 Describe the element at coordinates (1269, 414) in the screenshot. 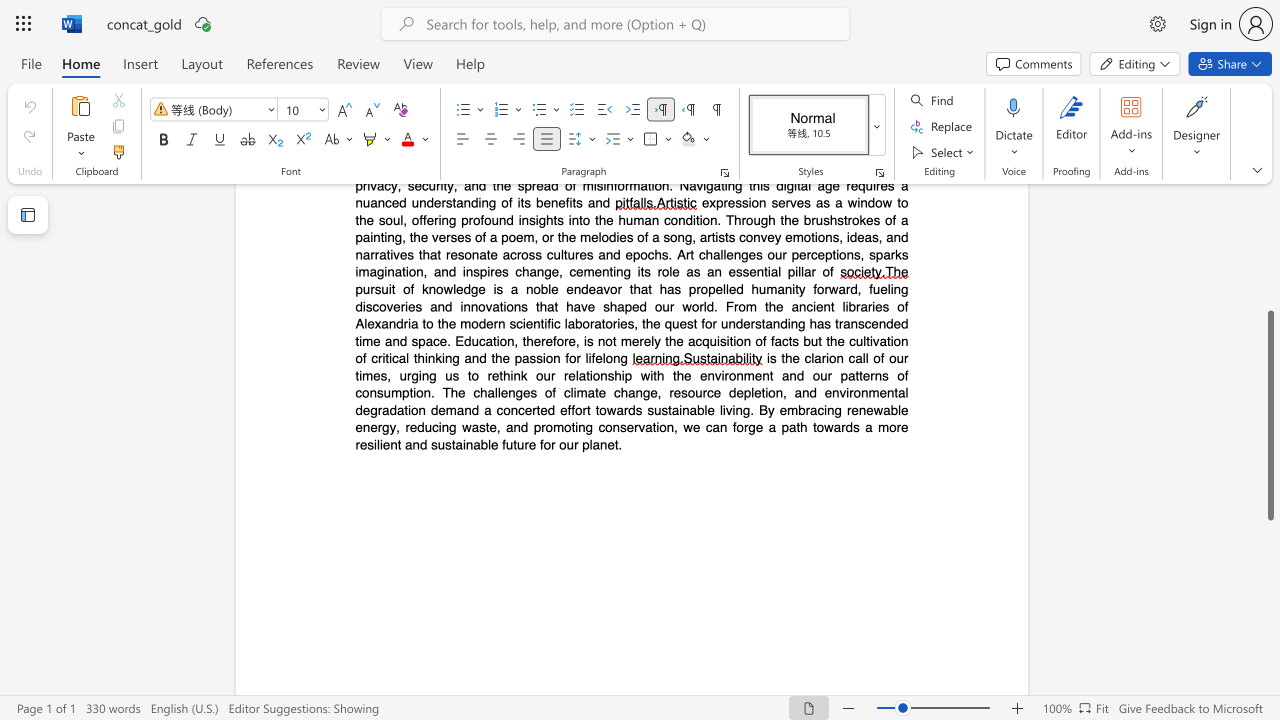

I see `the scrollbar and move up 70 pixels` at that location.